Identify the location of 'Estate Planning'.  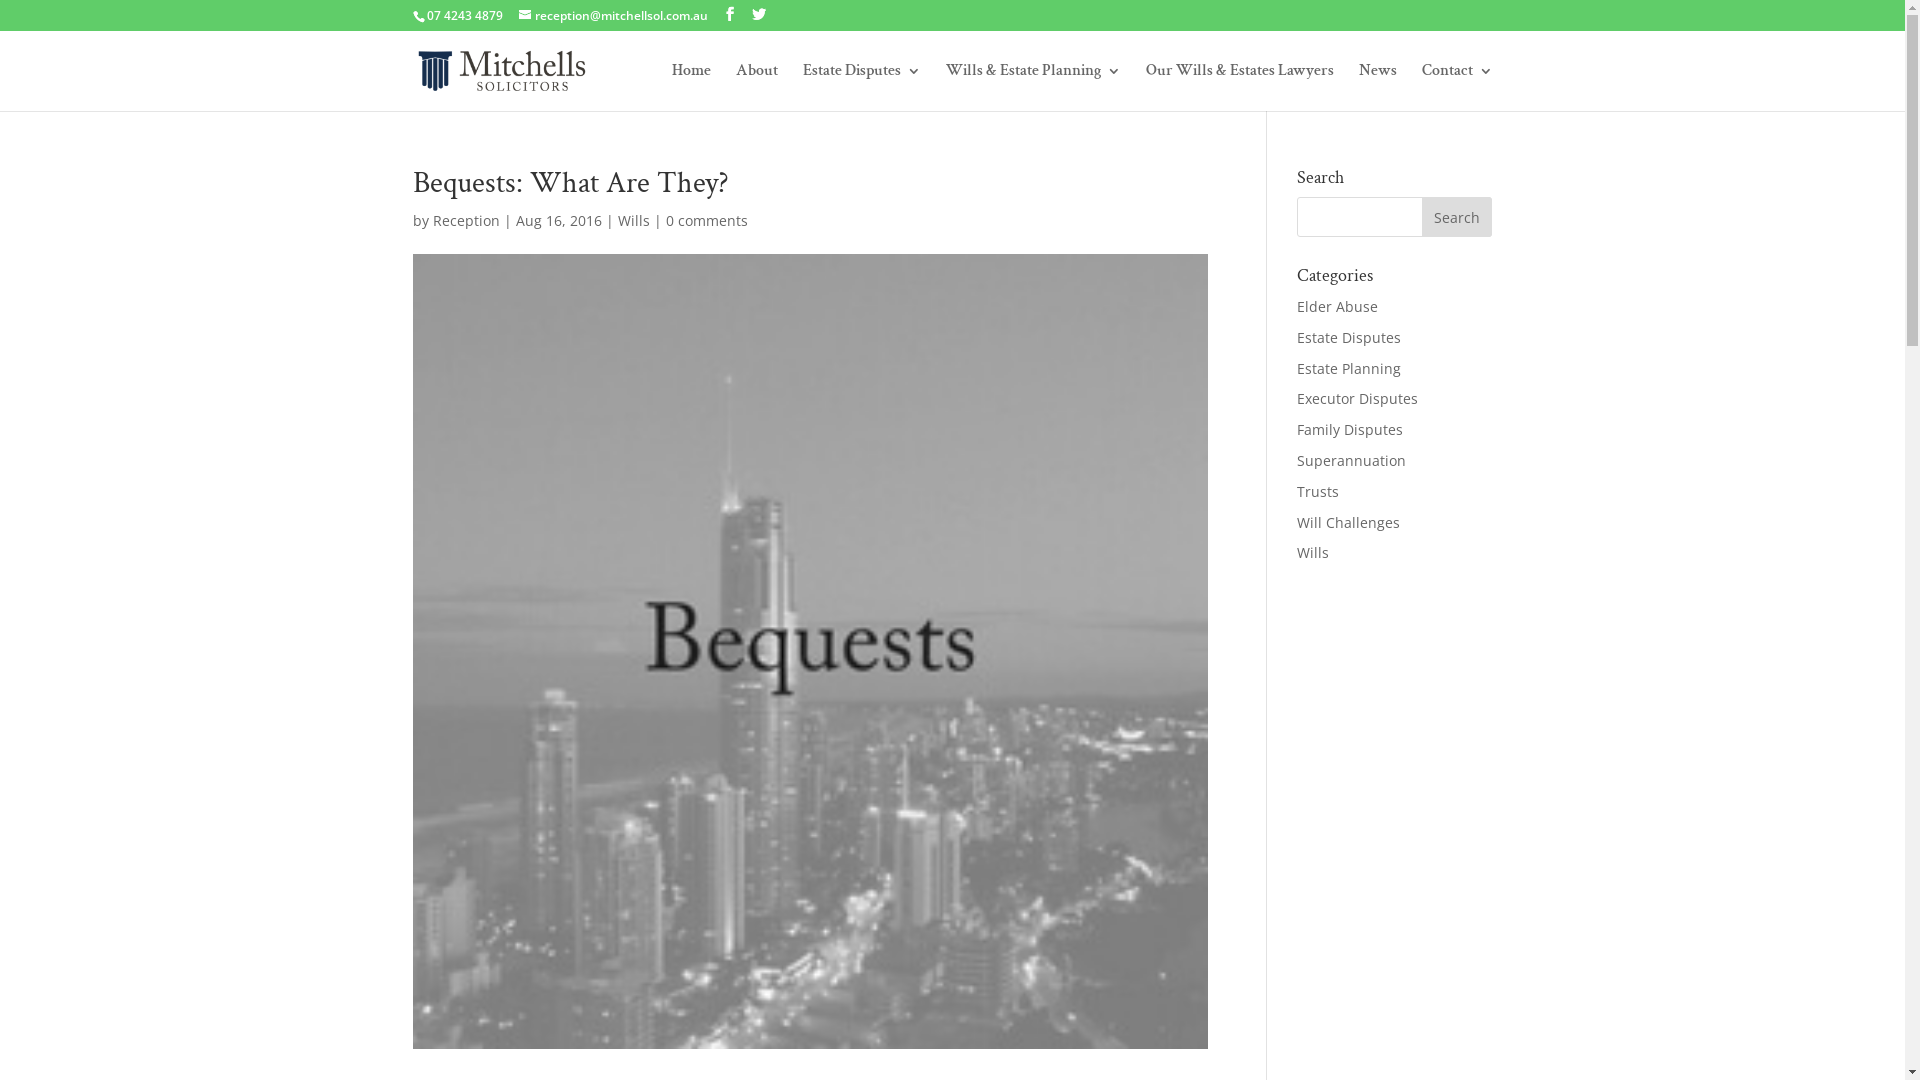
(1348, 368).